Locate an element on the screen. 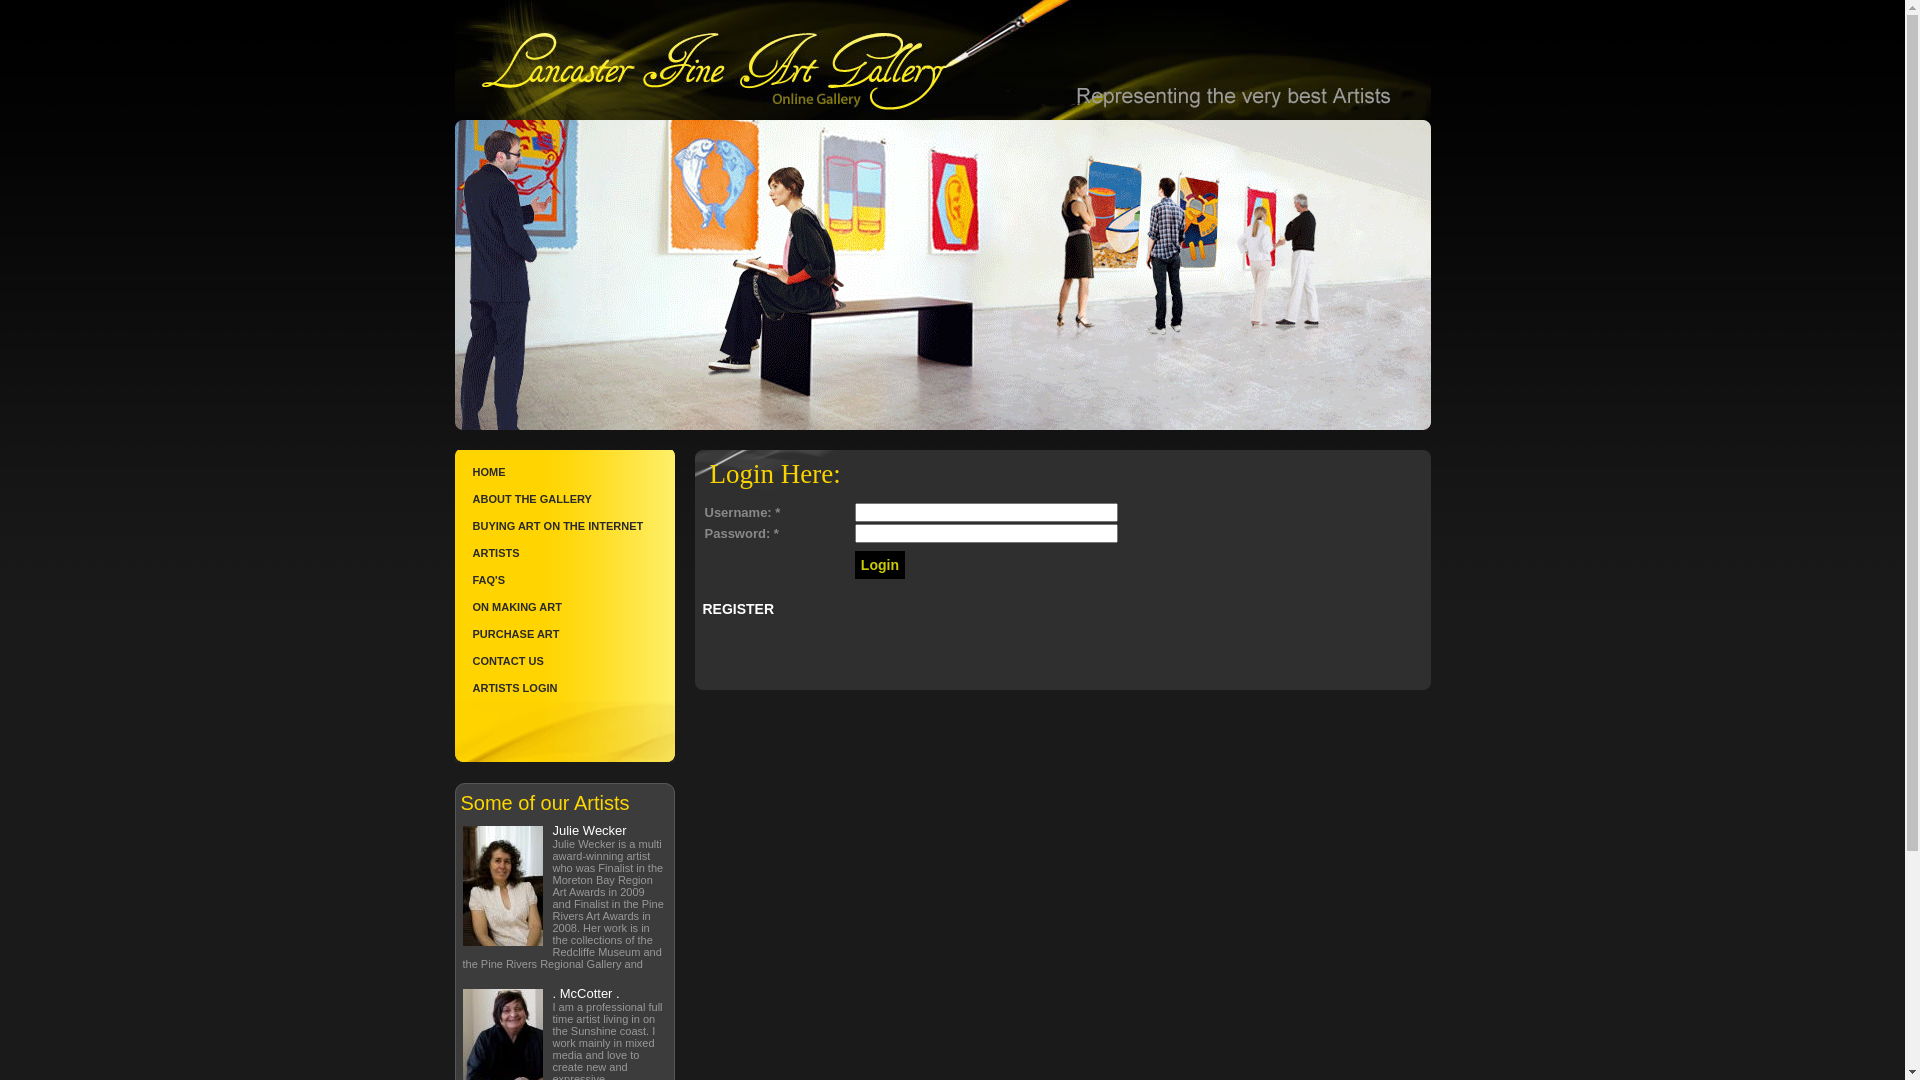 The image size is (1920, 1080). 'REGISTER' is located at coordinates (737, 608).